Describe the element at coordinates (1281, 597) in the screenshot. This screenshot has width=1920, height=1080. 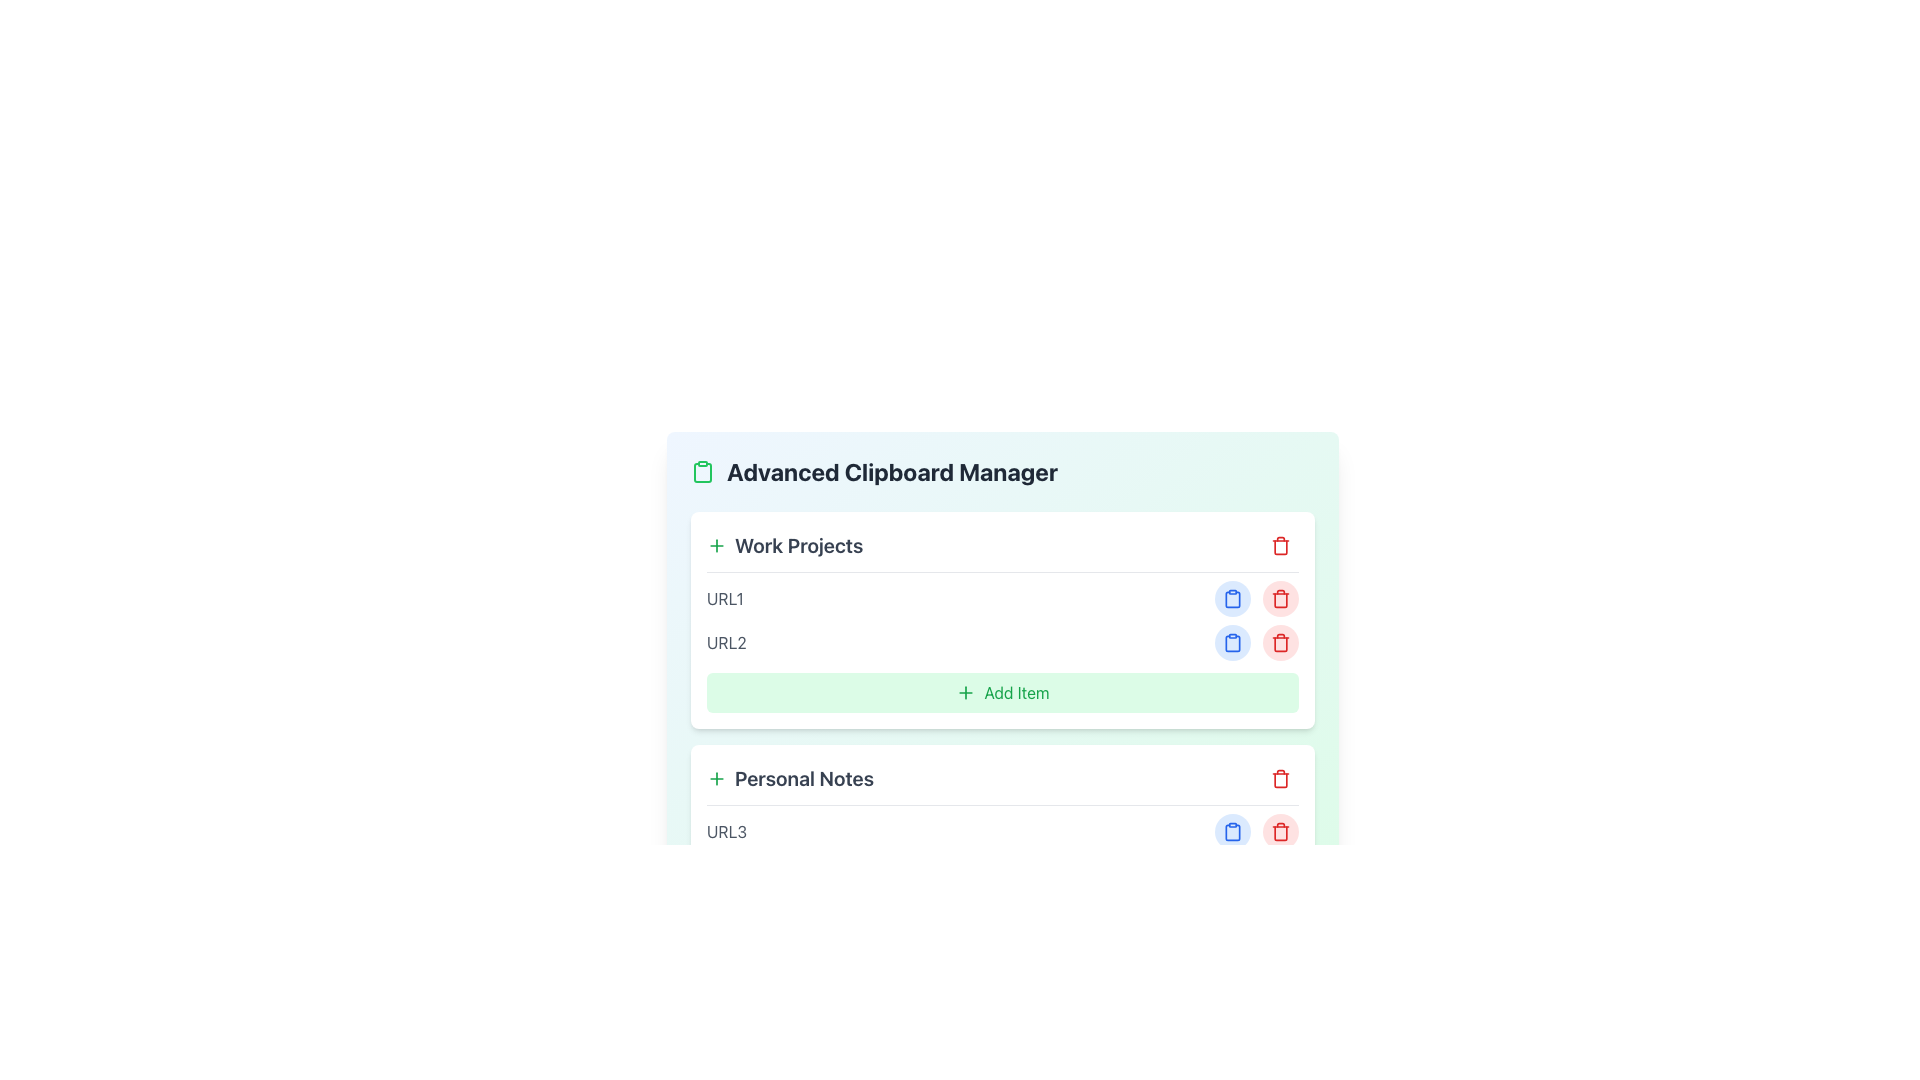
I see `the delete button located to the right of the 'URL2' entry under the 'Work Projects' category` at that location.